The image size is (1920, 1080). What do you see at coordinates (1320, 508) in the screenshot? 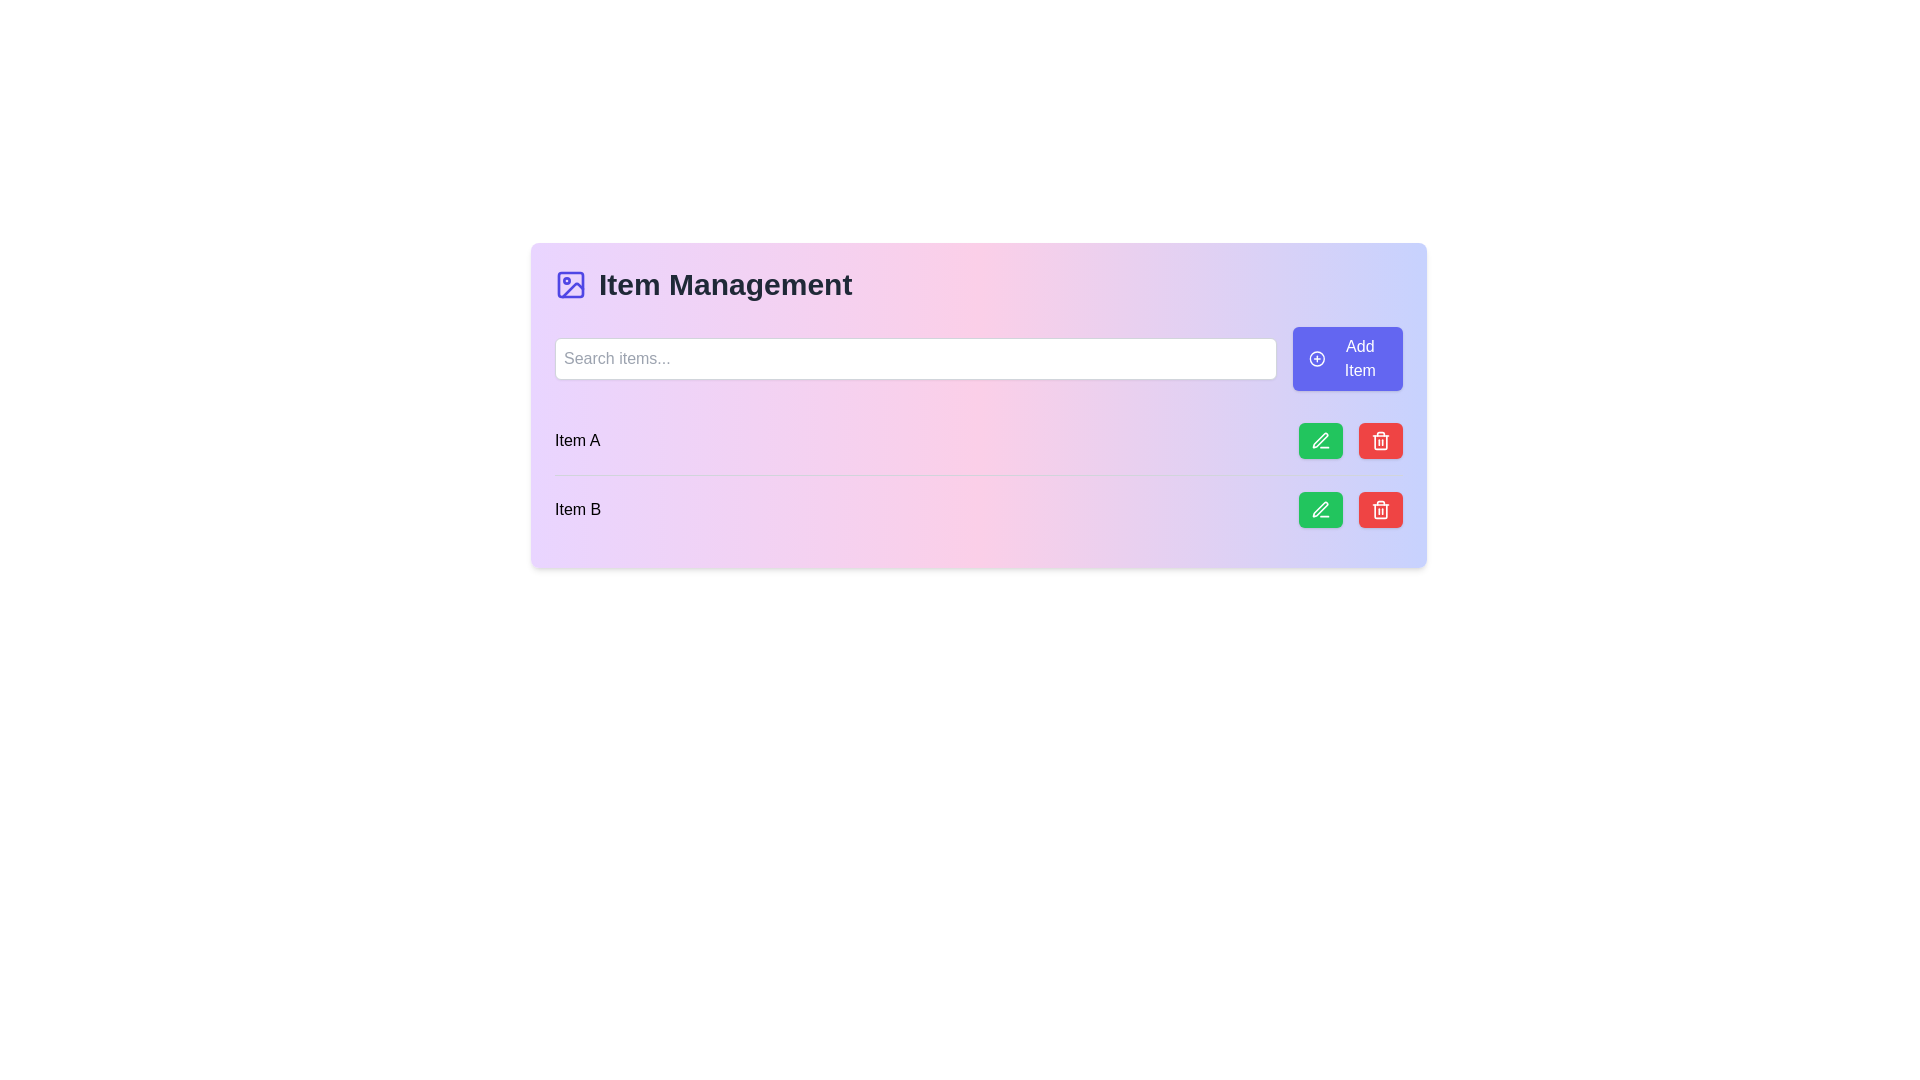
I see `the edit button for Item B` at bounding box center [1320, 508].